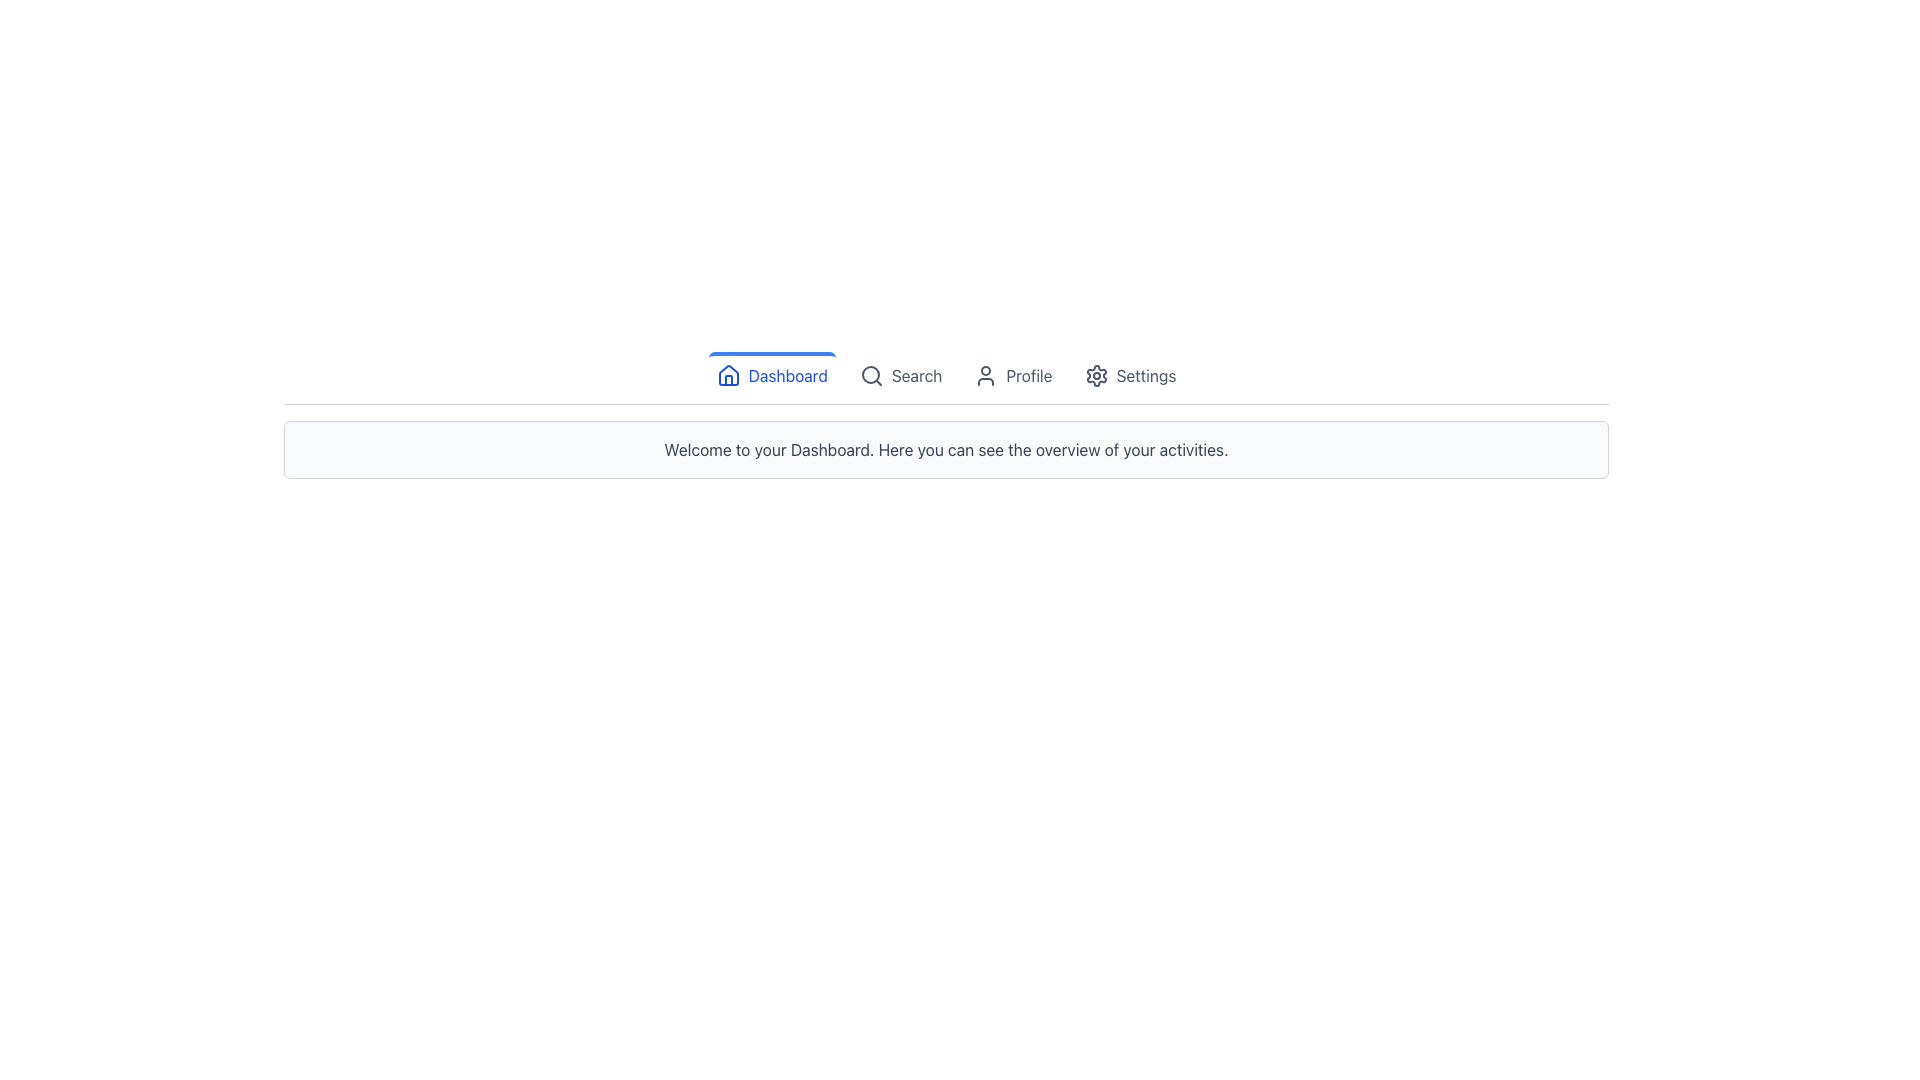  Describe the element at coordinates (1013, 374) in the screenshot. I see `the user profile navigation button located in the horizontal navigation bar, which is the third button between 'Search' and 'Settings'` at that location.